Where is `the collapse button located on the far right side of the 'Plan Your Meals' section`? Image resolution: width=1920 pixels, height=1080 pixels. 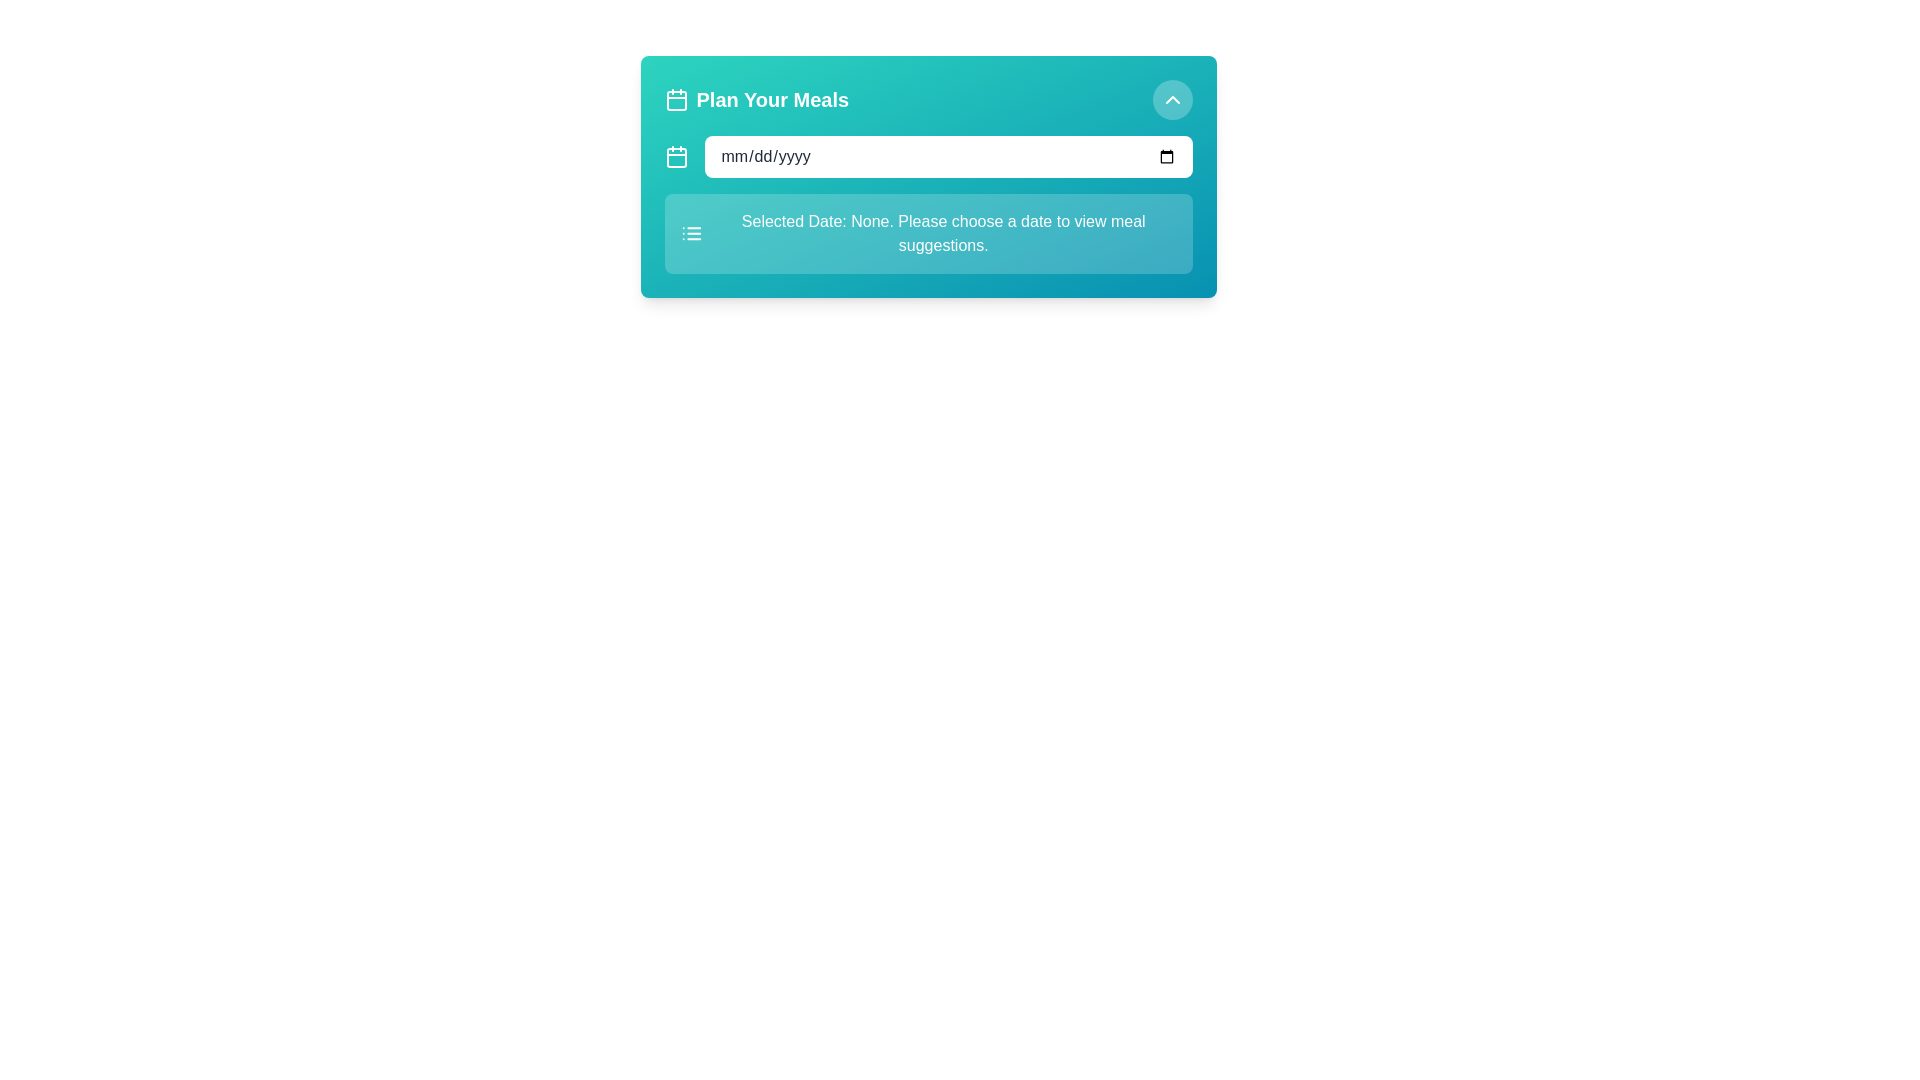
the collapse button located on the far right side of the 'Plan Your Meals' section is located at coordinates (1172, 100).